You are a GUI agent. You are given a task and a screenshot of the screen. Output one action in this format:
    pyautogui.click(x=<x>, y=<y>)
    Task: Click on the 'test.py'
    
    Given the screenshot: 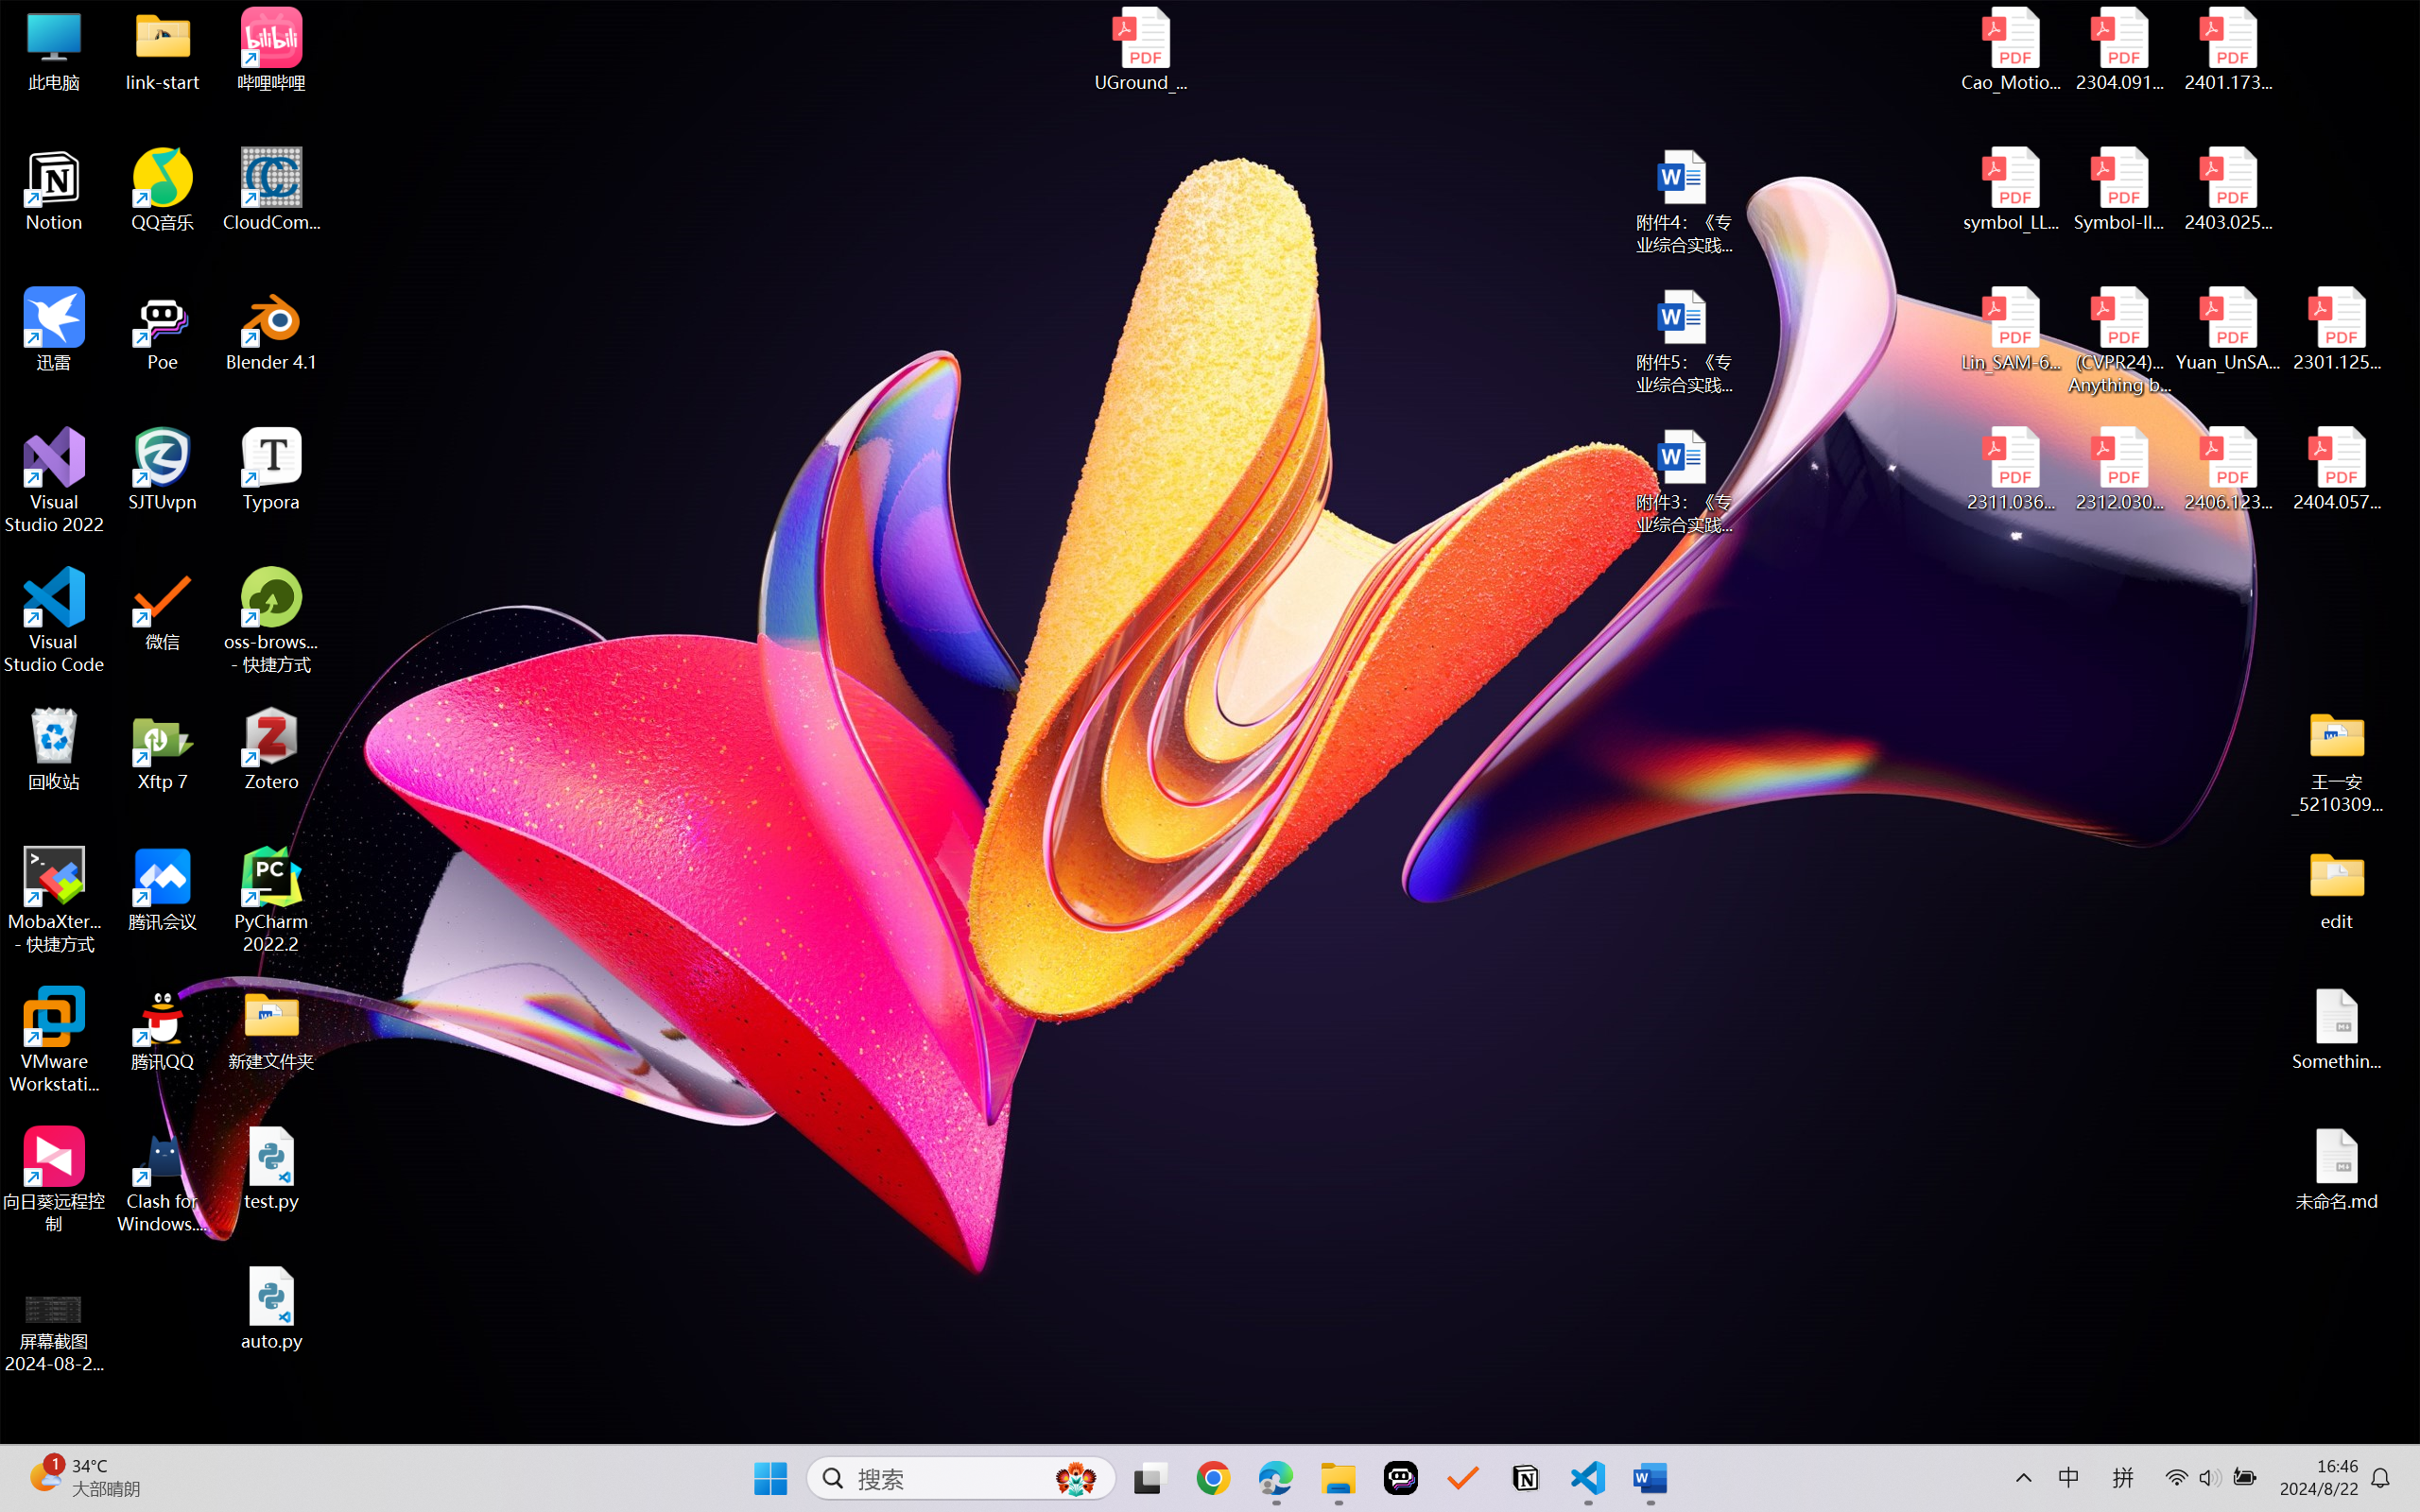 What is the action you would take?
    pyautogui.click(x=271, y=1167)
    